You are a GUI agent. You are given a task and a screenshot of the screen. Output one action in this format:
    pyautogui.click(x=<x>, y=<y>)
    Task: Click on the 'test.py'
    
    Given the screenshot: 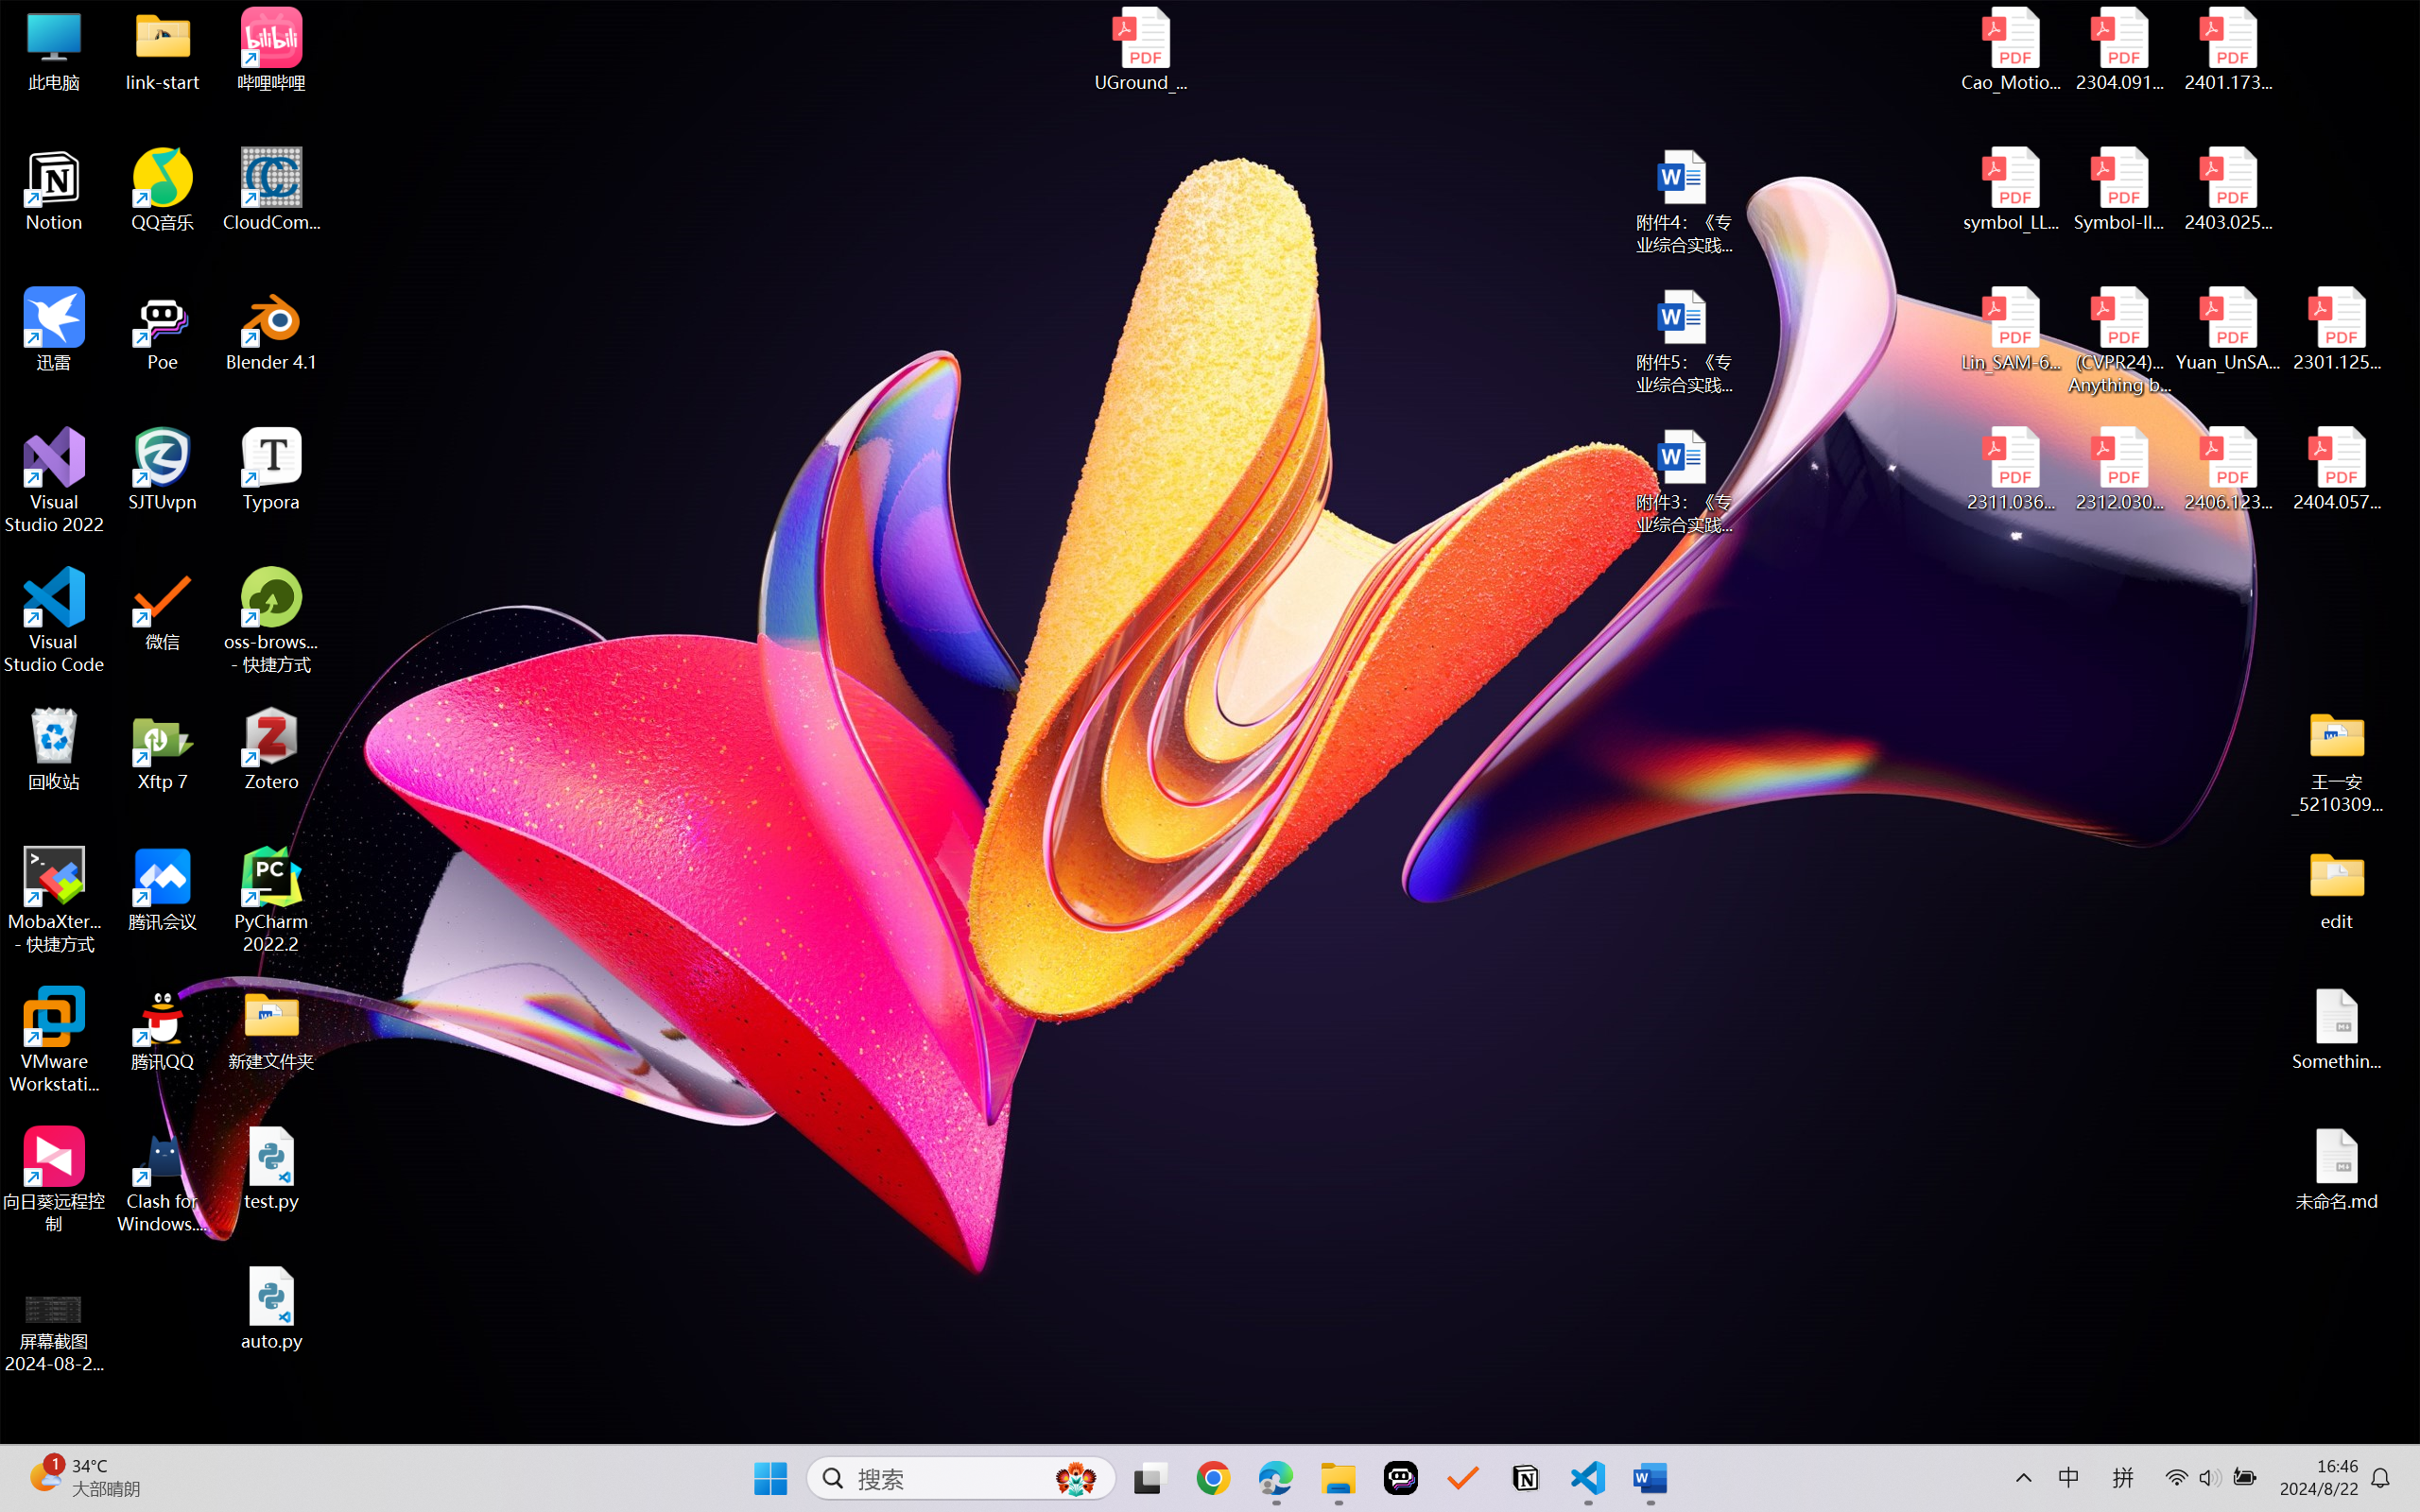 What is the action you would take?
    pyautogui.click(x=271, y=1167)
    